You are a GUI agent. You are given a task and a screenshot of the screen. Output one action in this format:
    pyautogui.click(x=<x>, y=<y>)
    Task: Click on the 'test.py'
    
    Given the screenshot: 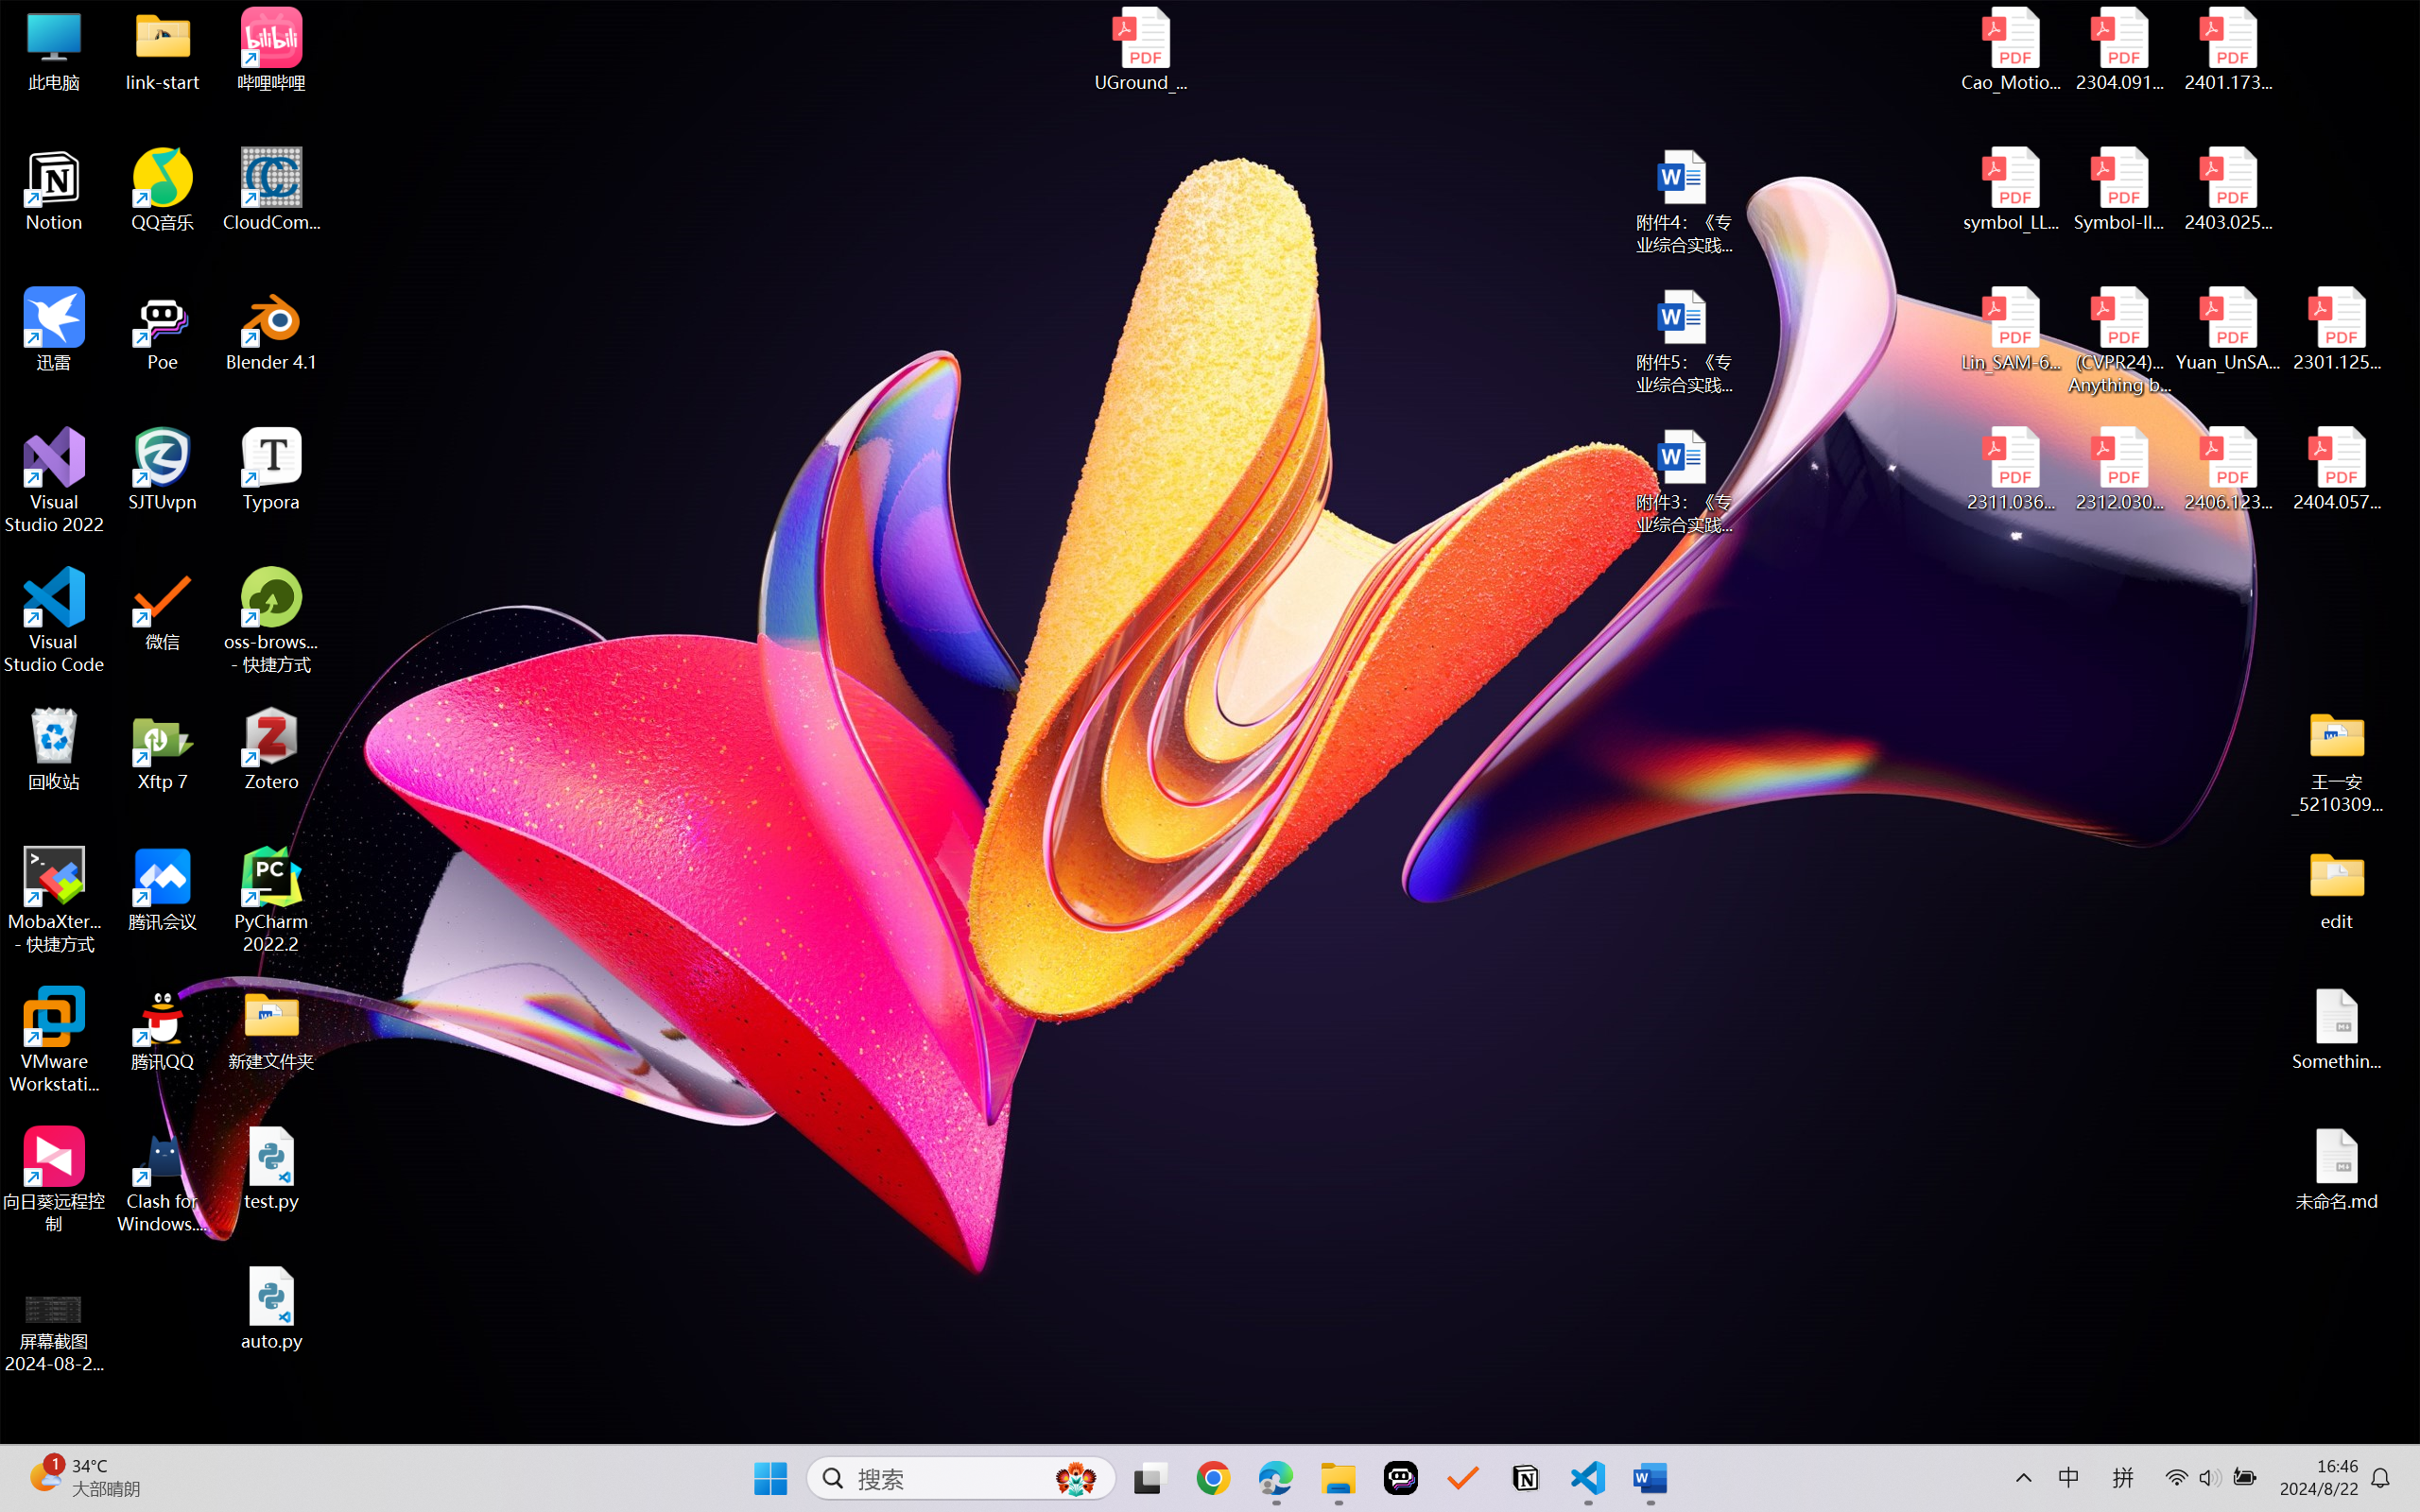 What is the action you would take?
    pyautogui.click(x=271, y=1167)
    